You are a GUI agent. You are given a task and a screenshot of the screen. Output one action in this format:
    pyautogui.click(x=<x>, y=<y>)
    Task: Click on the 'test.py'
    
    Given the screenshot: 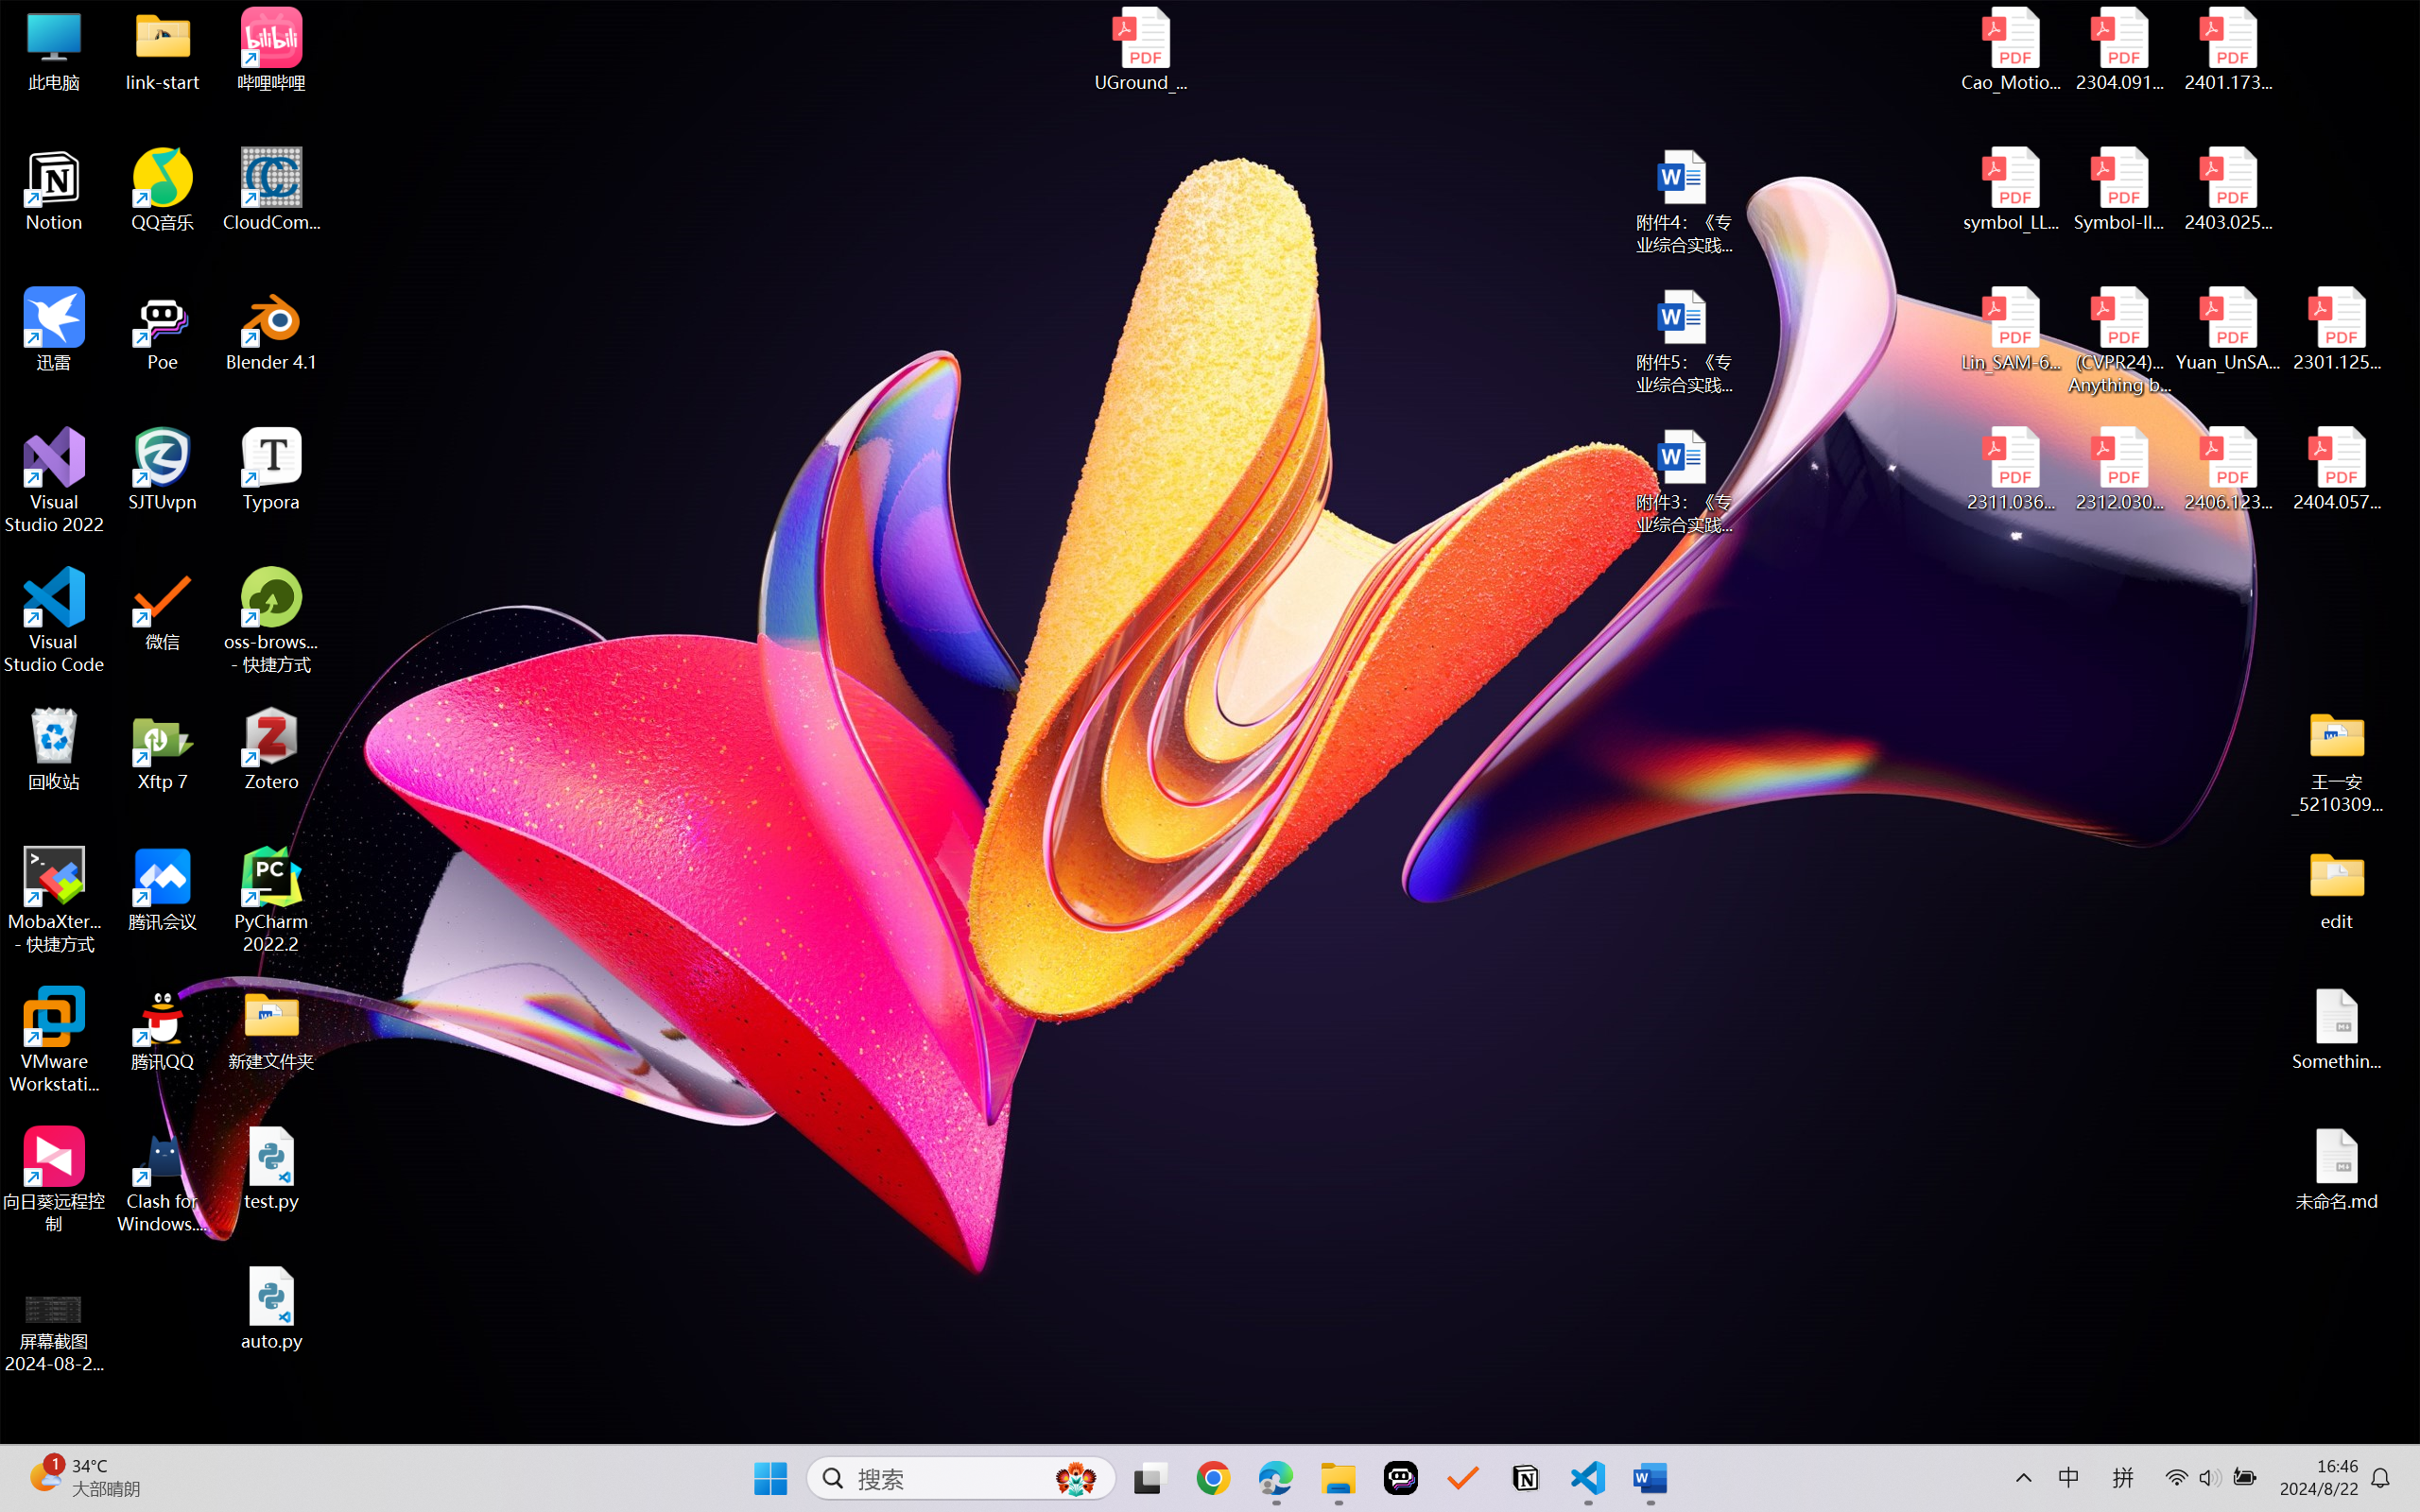 What is the action you would take?
    pyautogui.click(x=271, y=1167)
    